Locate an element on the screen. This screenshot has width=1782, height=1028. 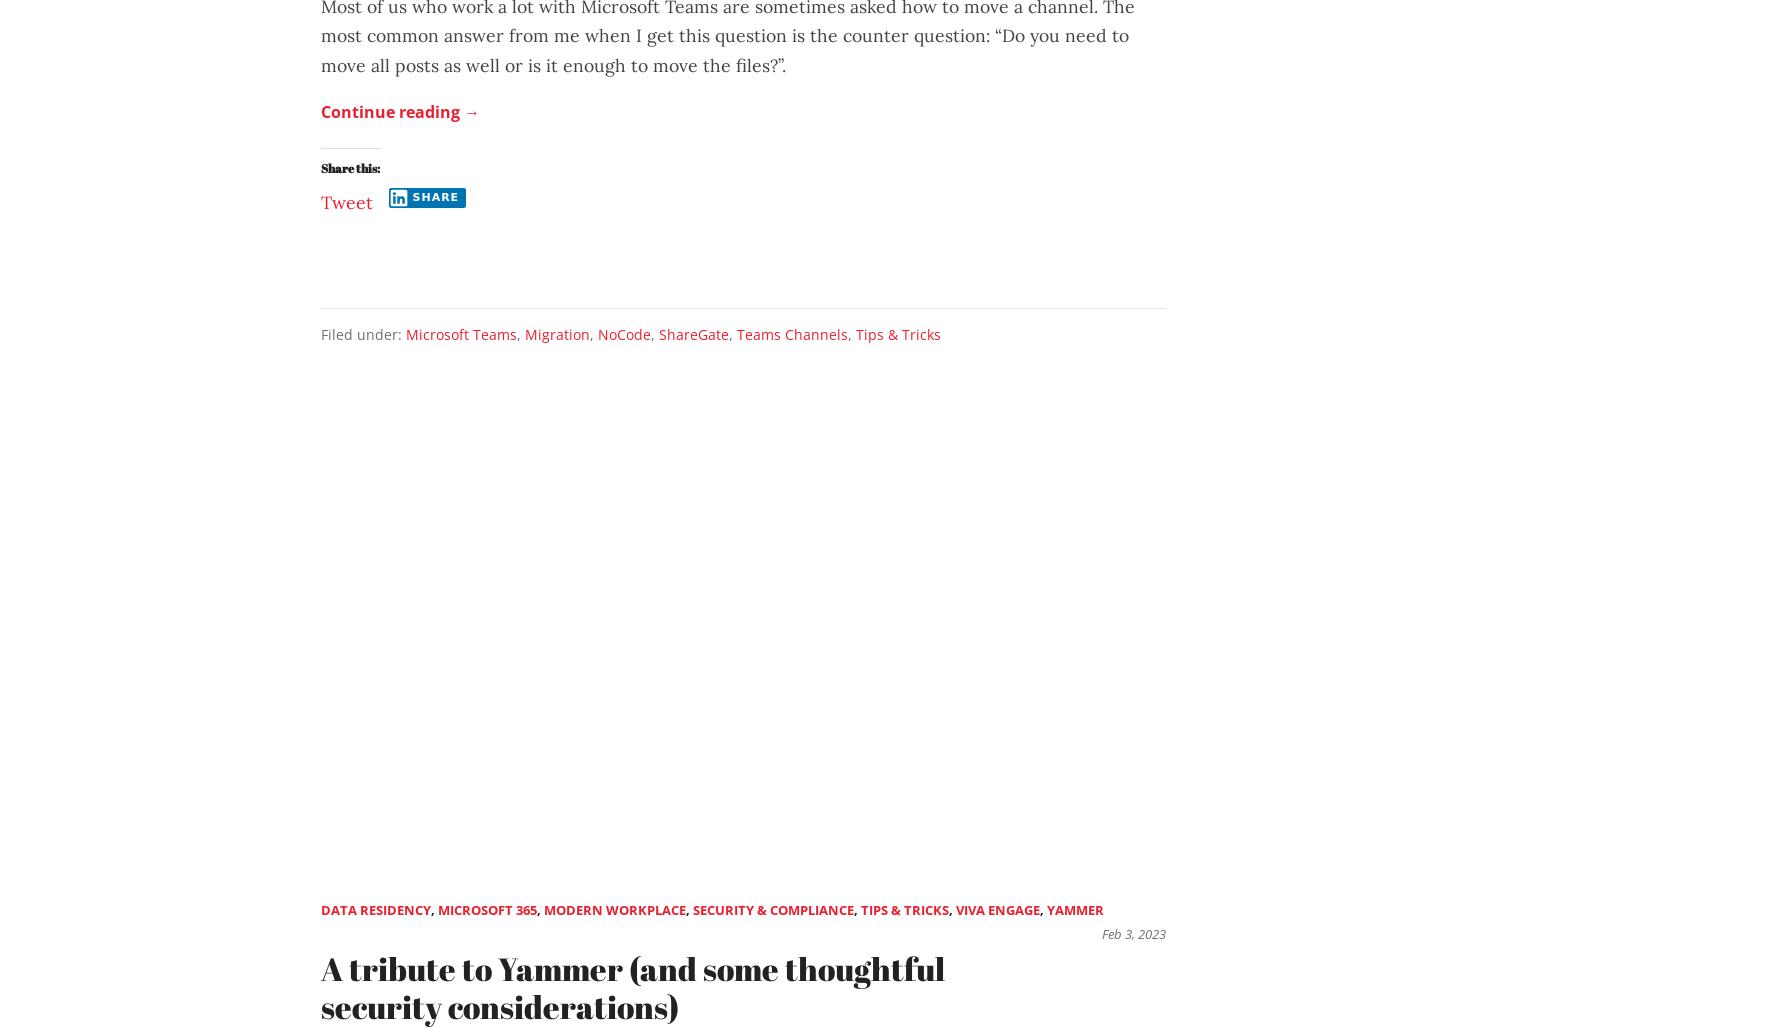
'Share' is located at coordinates (435, 195).